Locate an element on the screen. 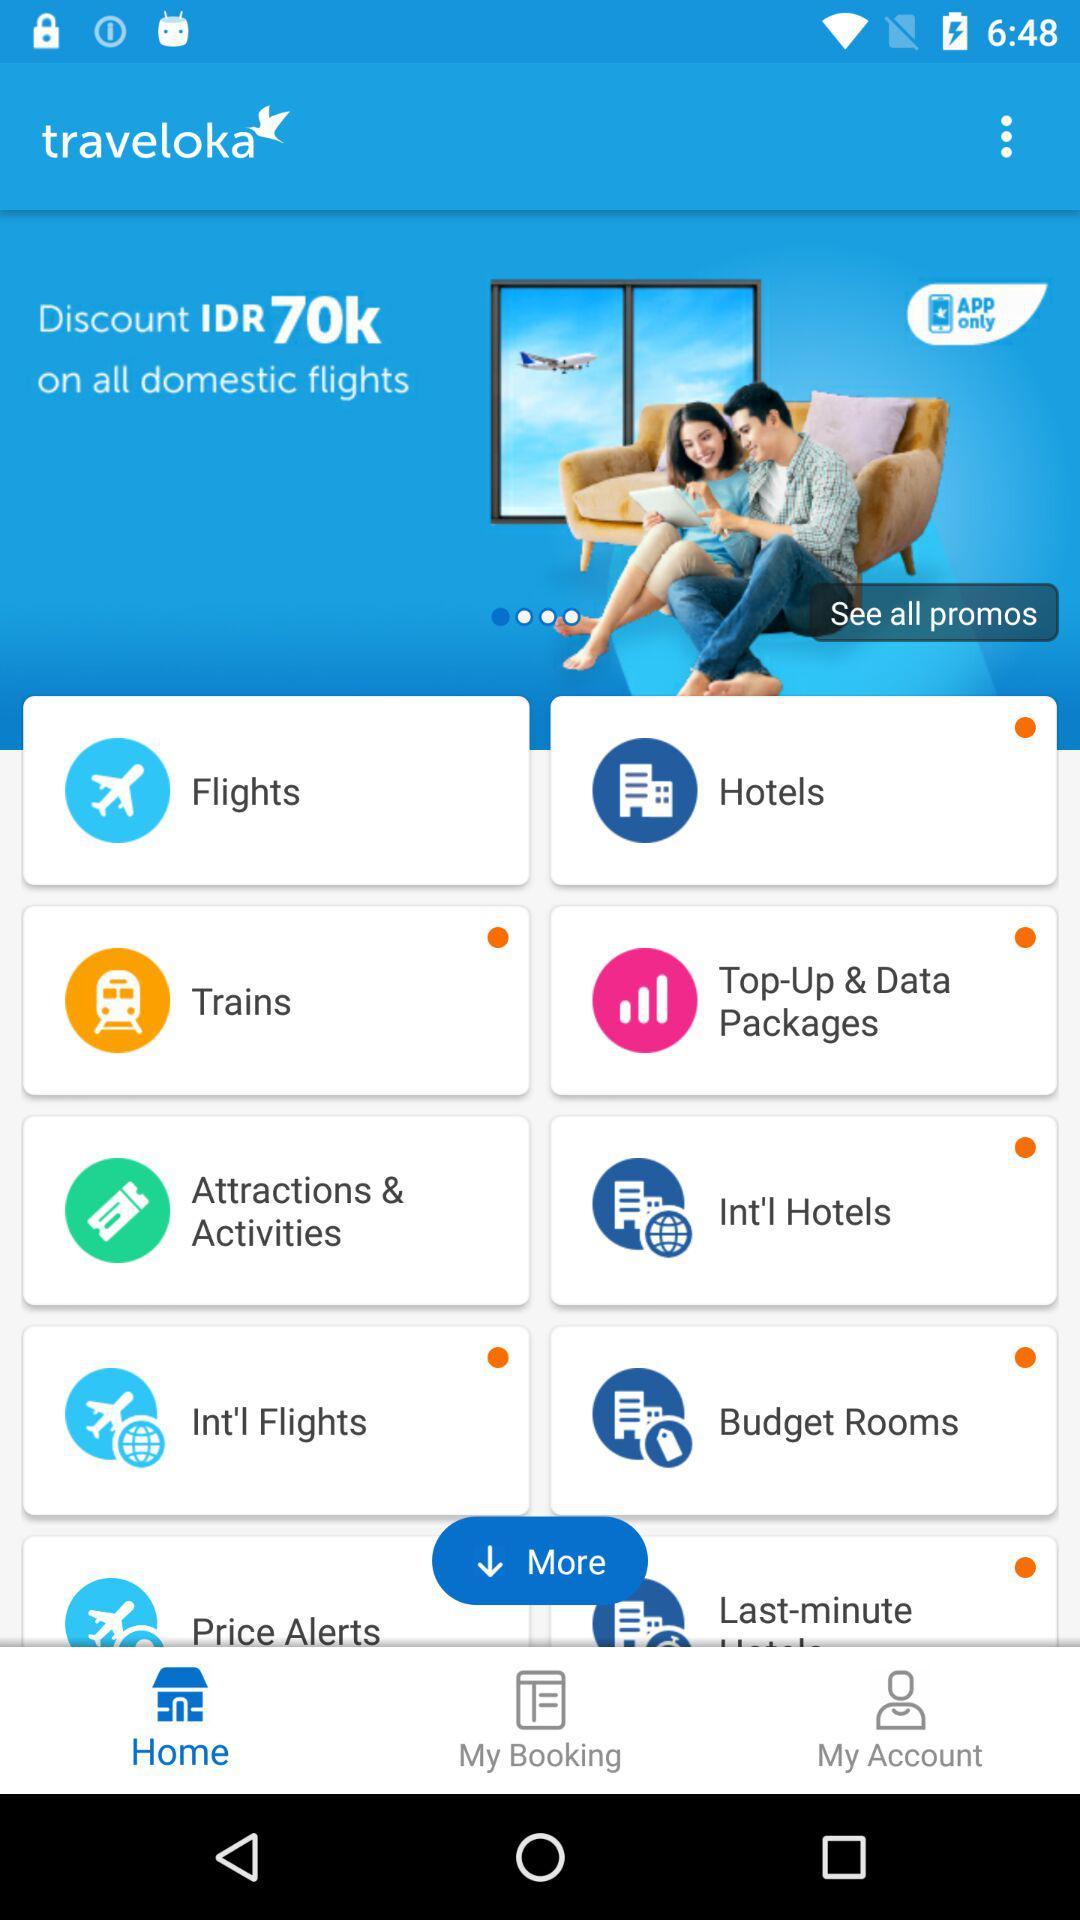 The height and width of the screenshot is (1920, 1080). more options is located at coordinates (1006, 135).